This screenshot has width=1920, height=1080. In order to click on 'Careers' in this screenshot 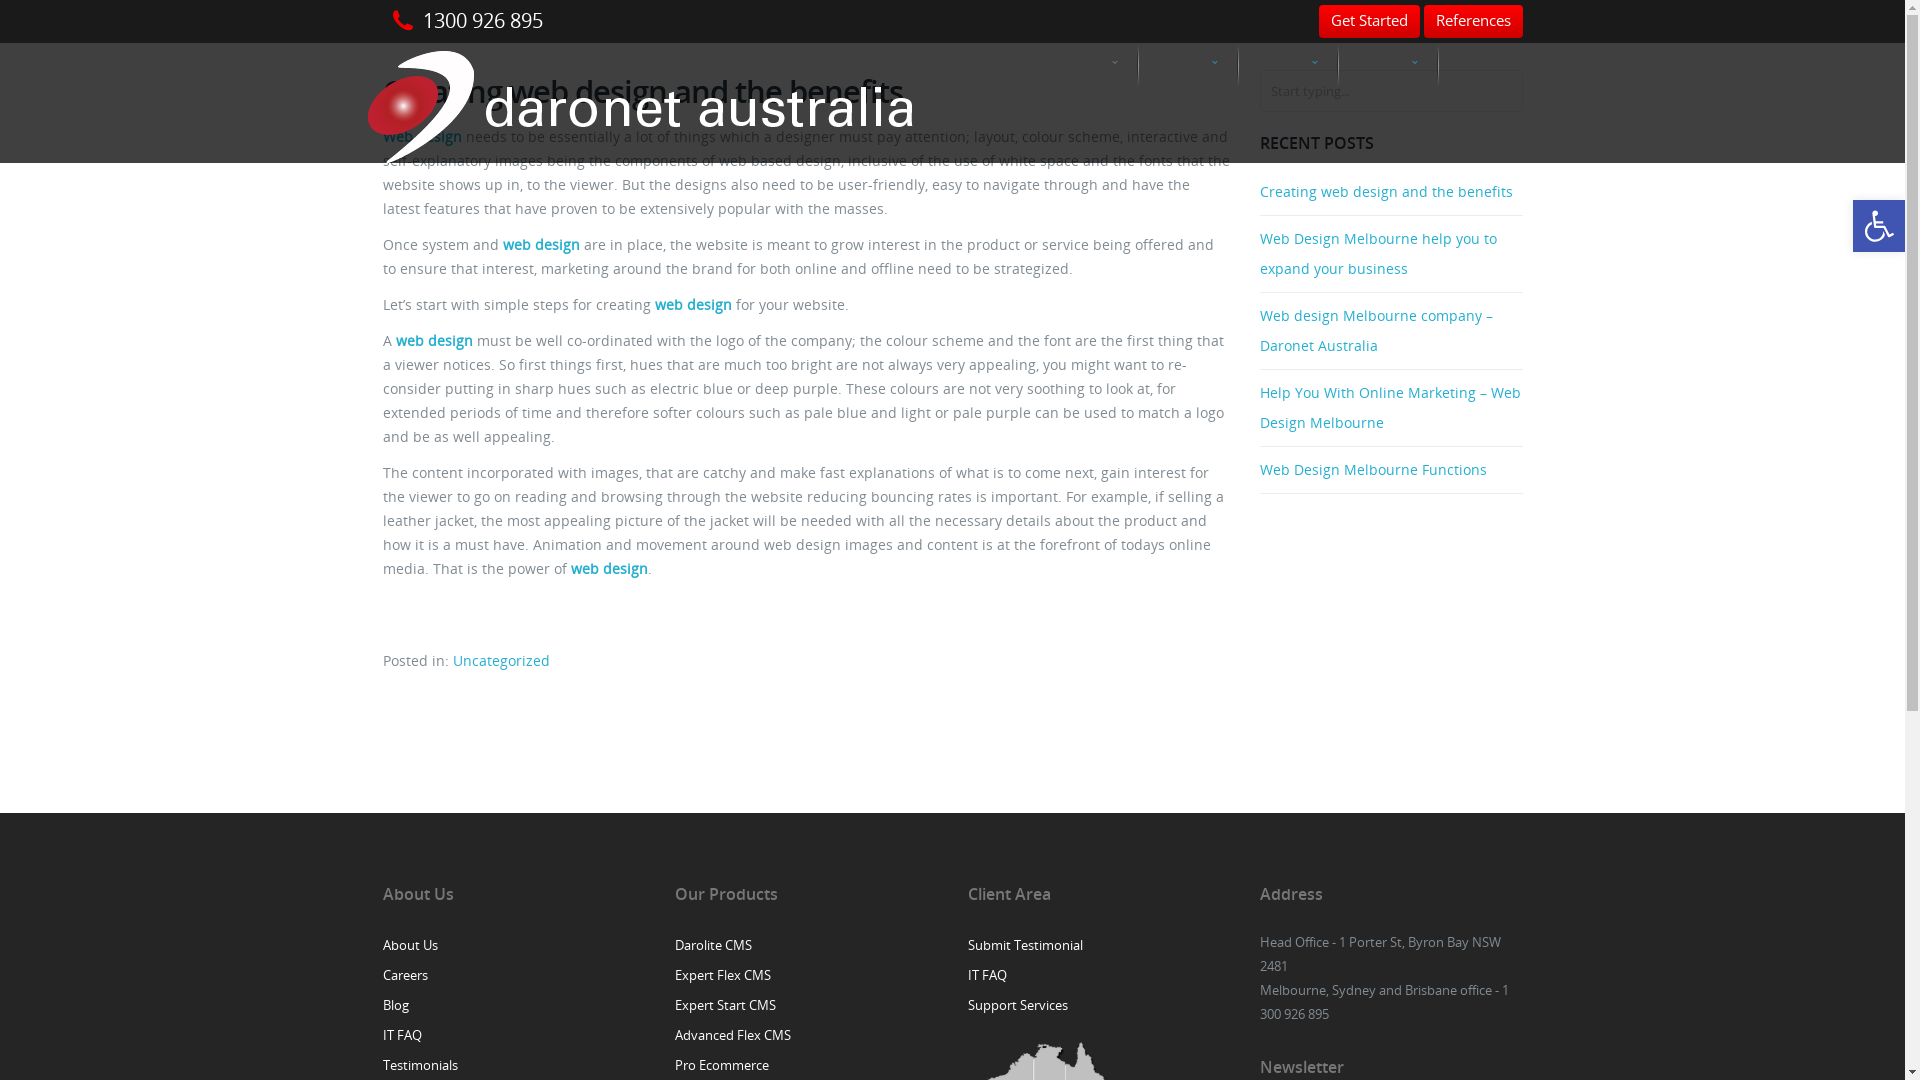, I will do `click(403, 974)`.